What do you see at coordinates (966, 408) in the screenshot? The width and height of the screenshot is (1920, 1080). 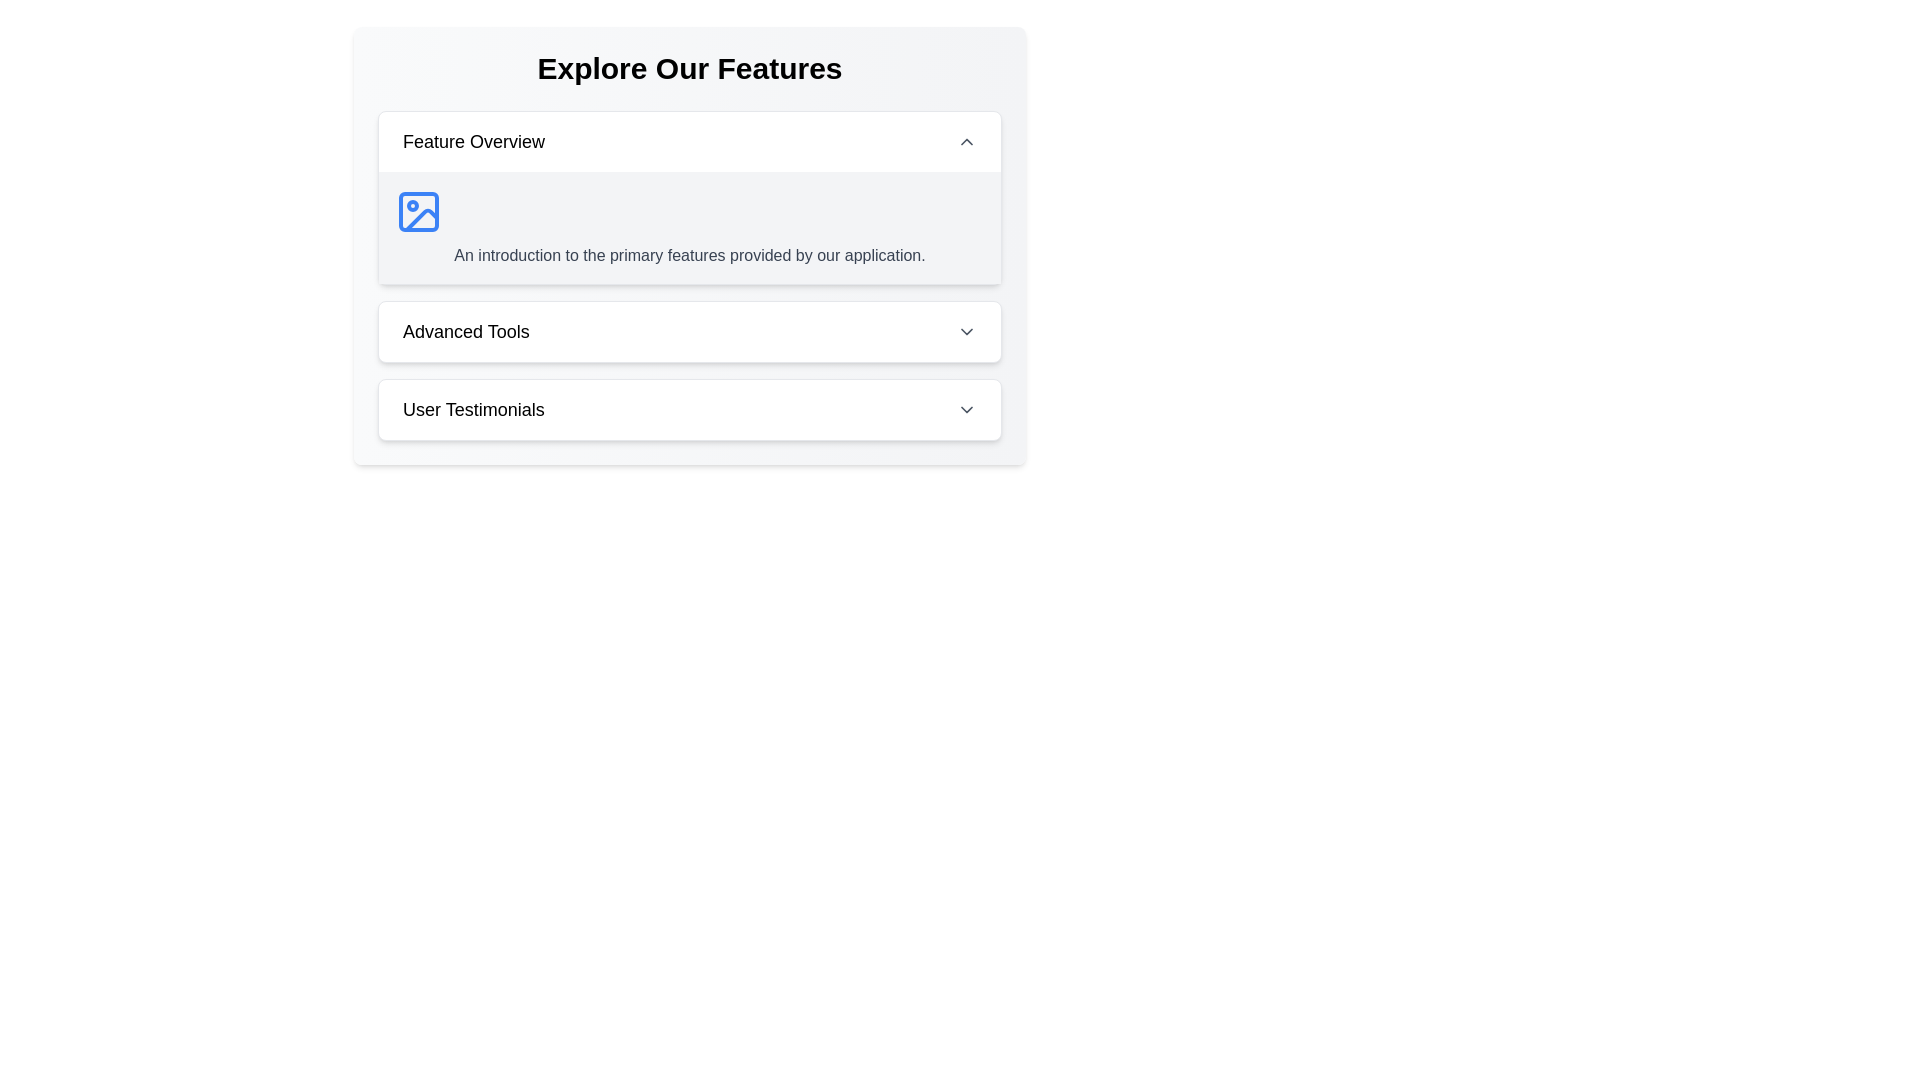 I see `the toggle indicator icon located in the 'User Testimonials' section` at bounding box center [966, 408].